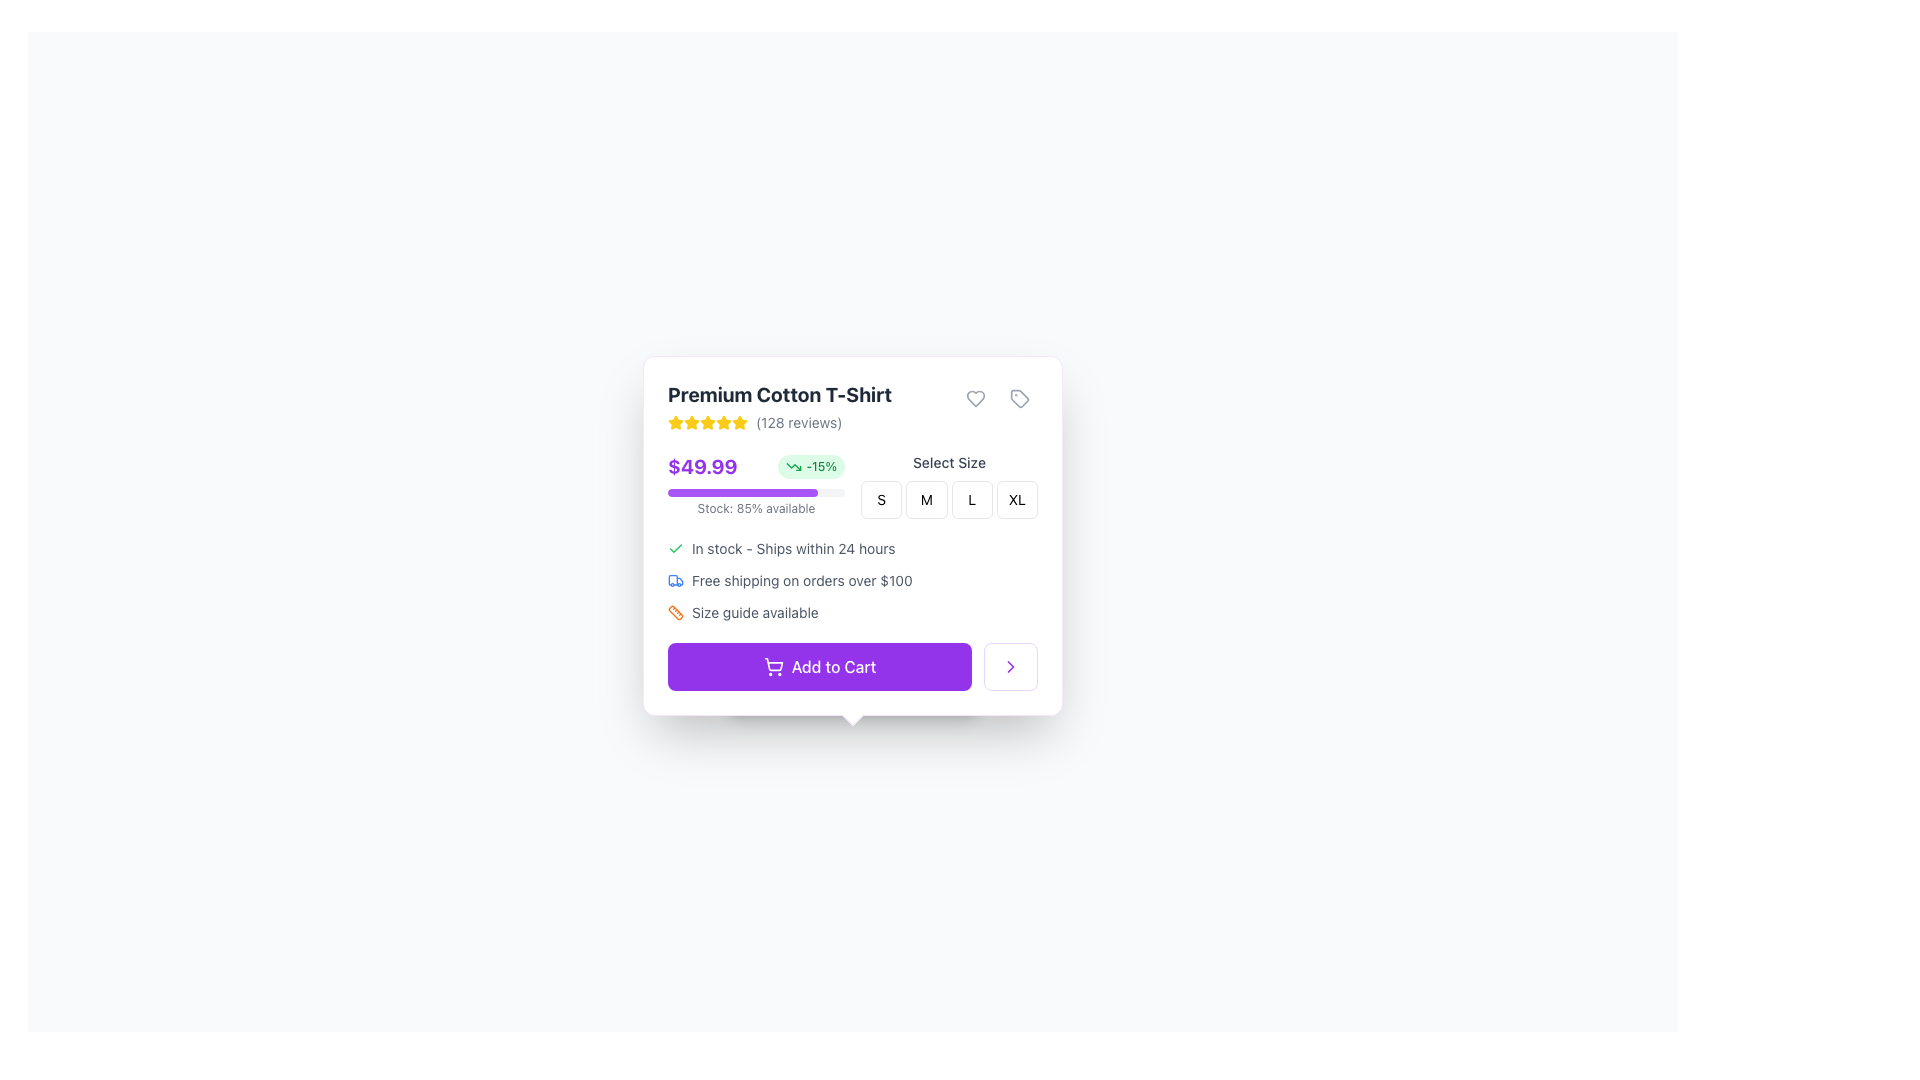  I want to click on the rectangular button labeled 'XL' with a white background and black text, so click(1017, 499).